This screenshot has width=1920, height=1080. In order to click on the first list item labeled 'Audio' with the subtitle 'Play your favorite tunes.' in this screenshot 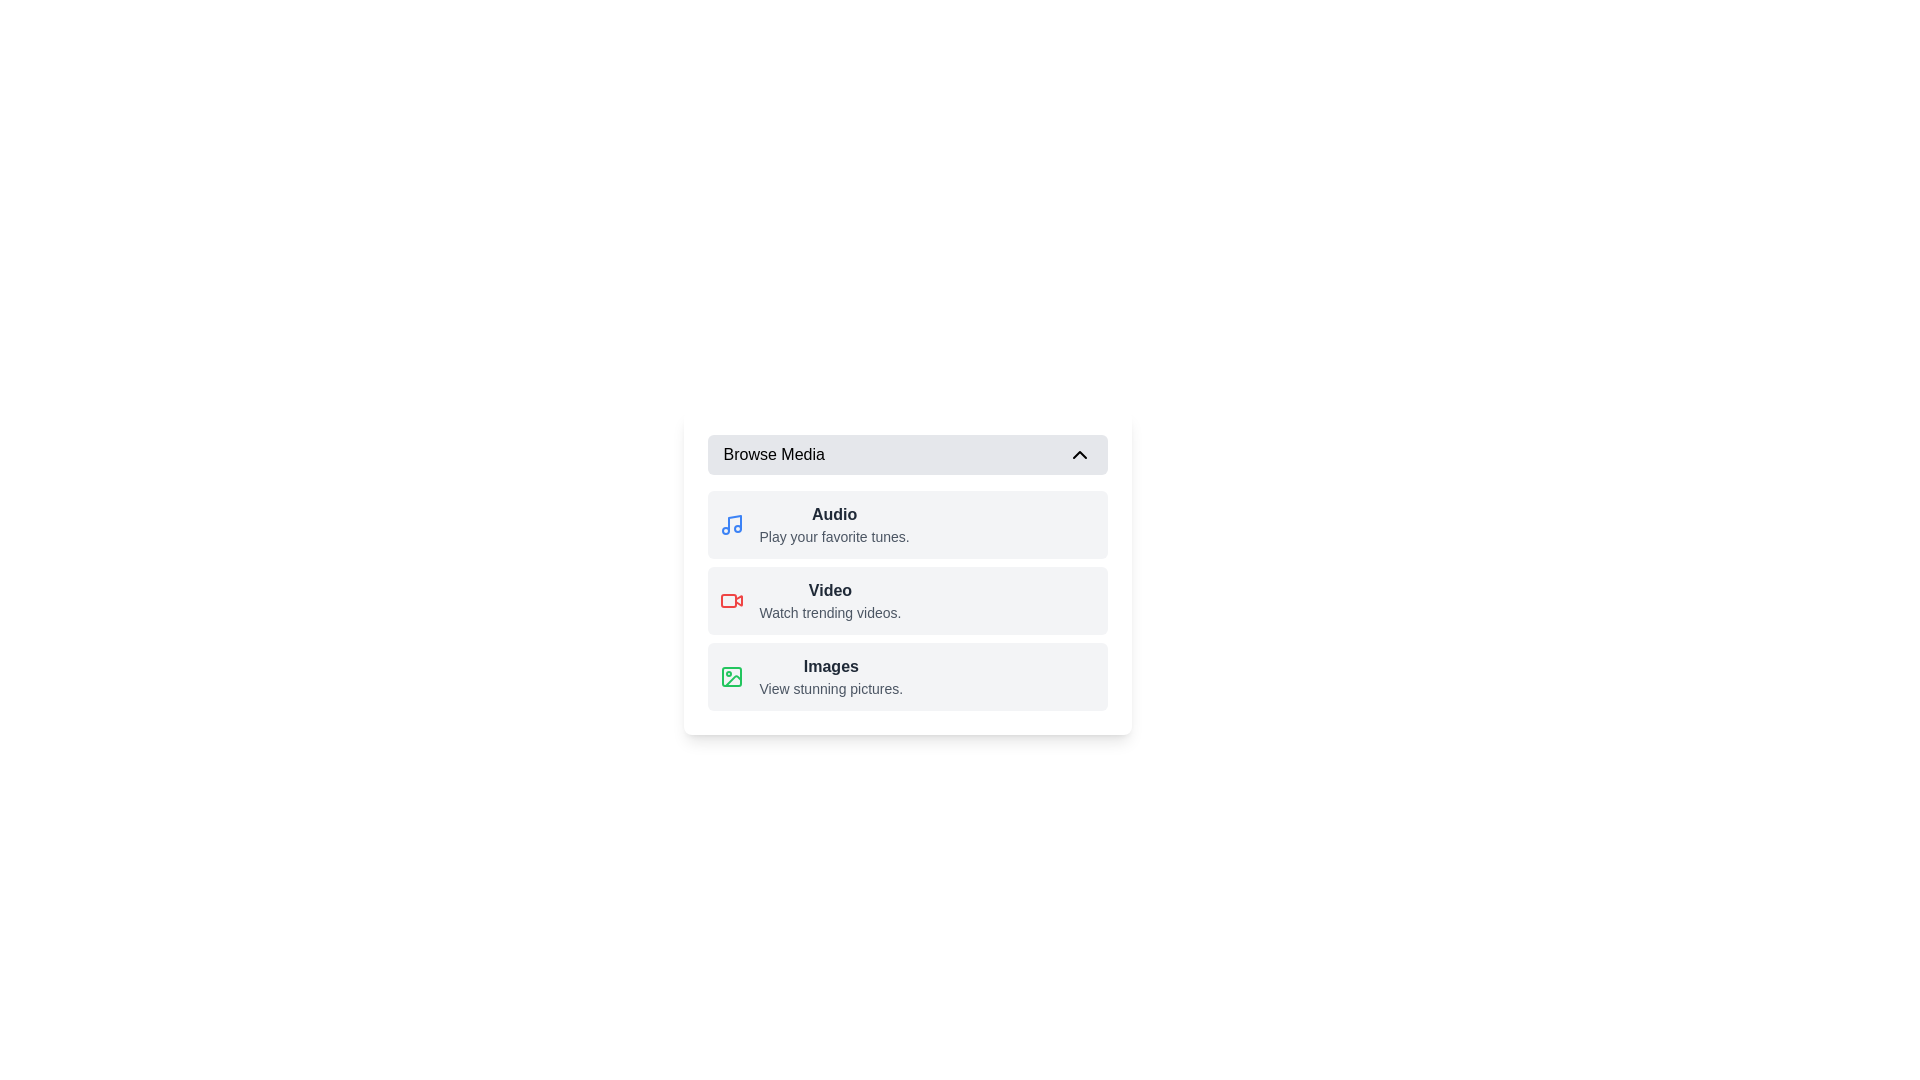, I will do `click(906, 523)`.